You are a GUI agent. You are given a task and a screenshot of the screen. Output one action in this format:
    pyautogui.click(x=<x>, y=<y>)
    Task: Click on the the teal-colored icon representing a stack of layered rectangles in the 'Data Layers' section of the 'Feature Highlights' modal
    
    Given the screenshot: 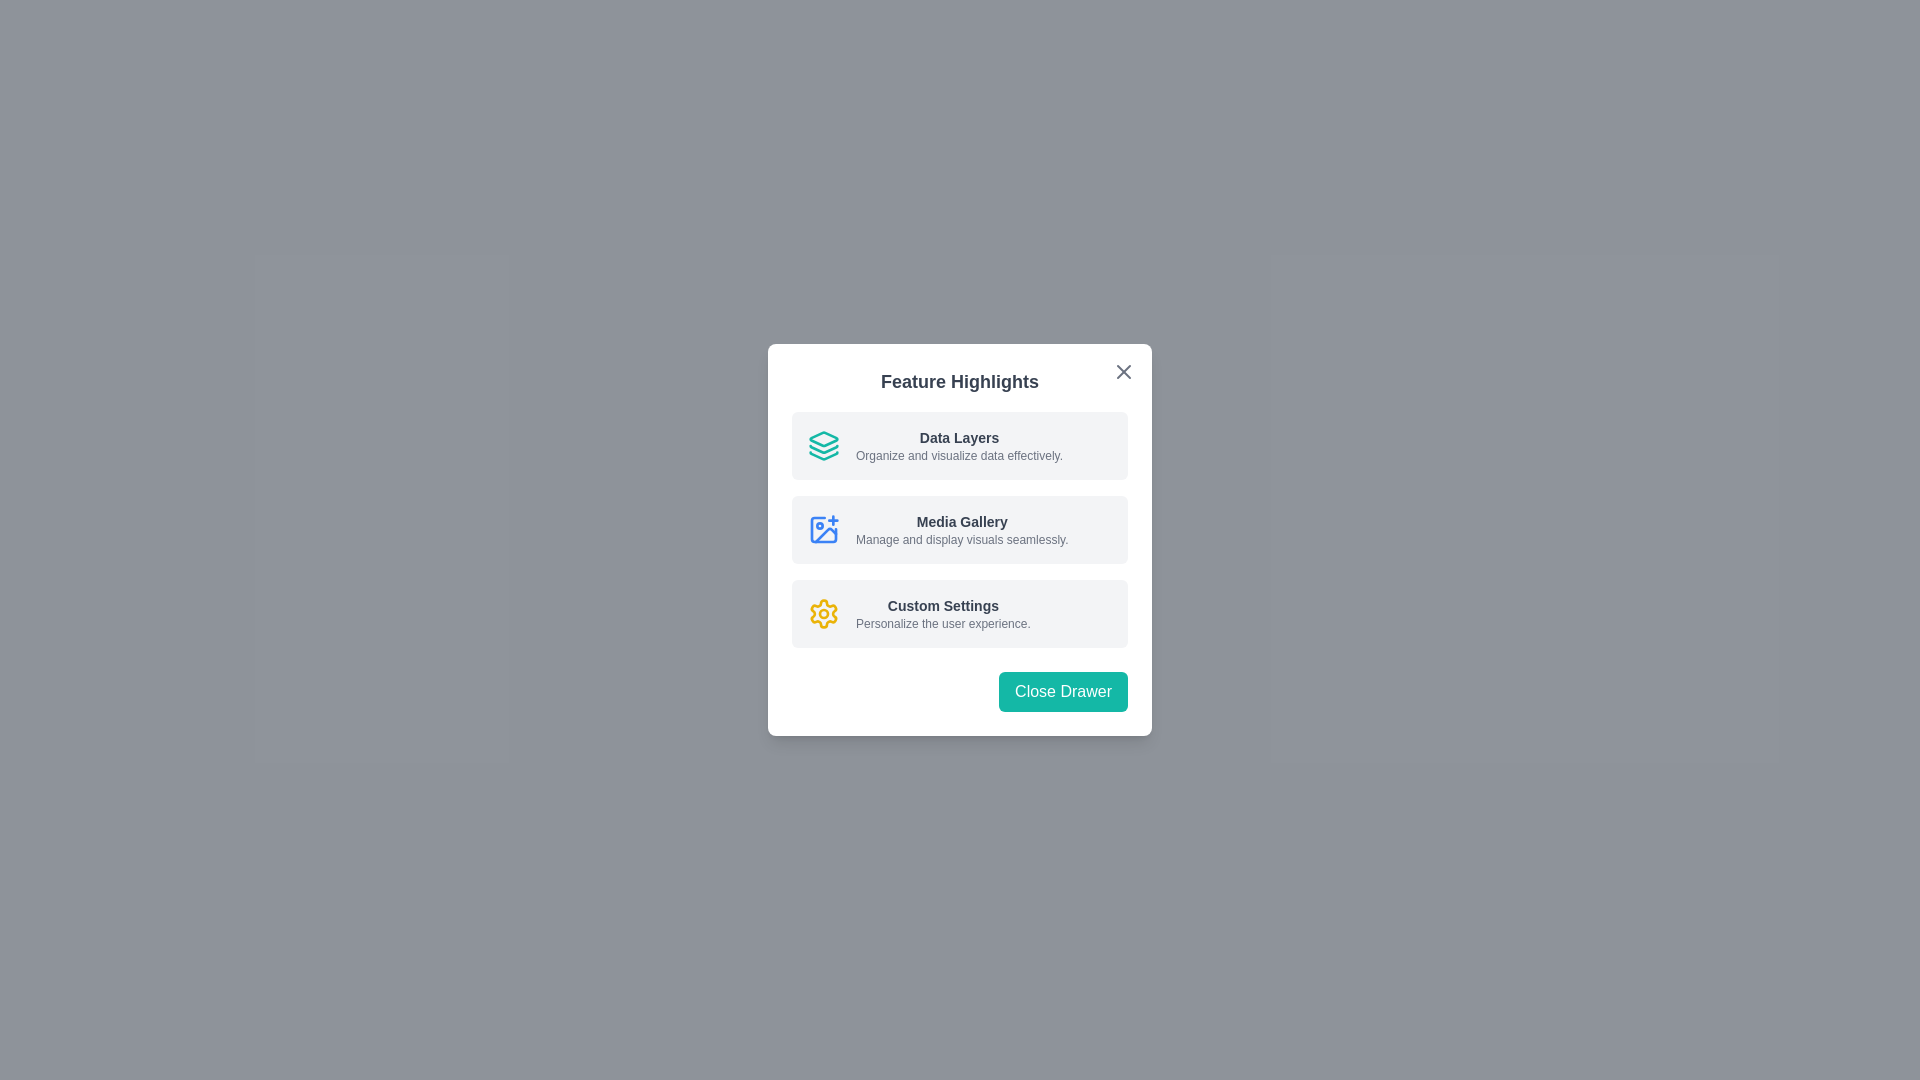 What is the action you would take?
    pyautogui.click(x=824, y=445)
    